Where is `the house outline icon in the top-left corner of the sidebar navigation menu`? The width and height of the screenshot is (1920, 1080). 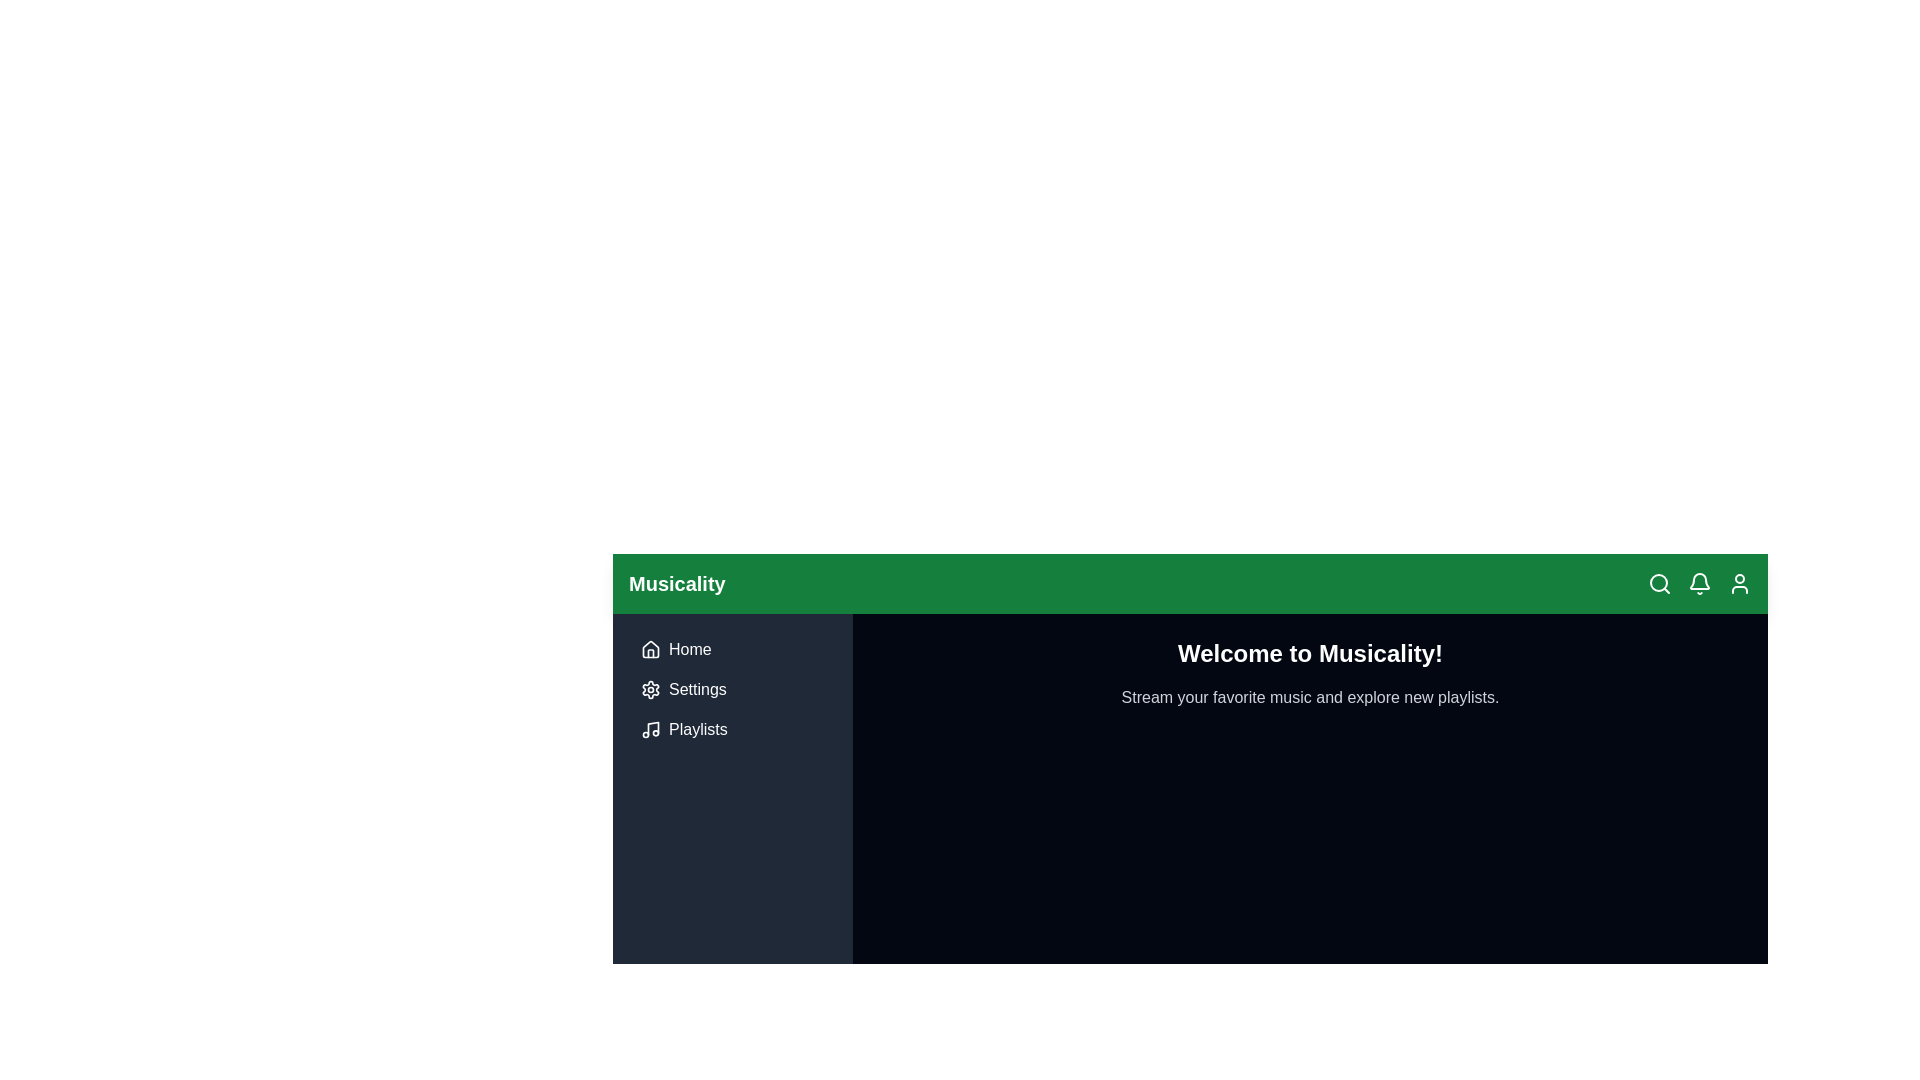
the house outline icon in the top-left corner of the sidebar navigation menu is located at coordinates (651, 648).